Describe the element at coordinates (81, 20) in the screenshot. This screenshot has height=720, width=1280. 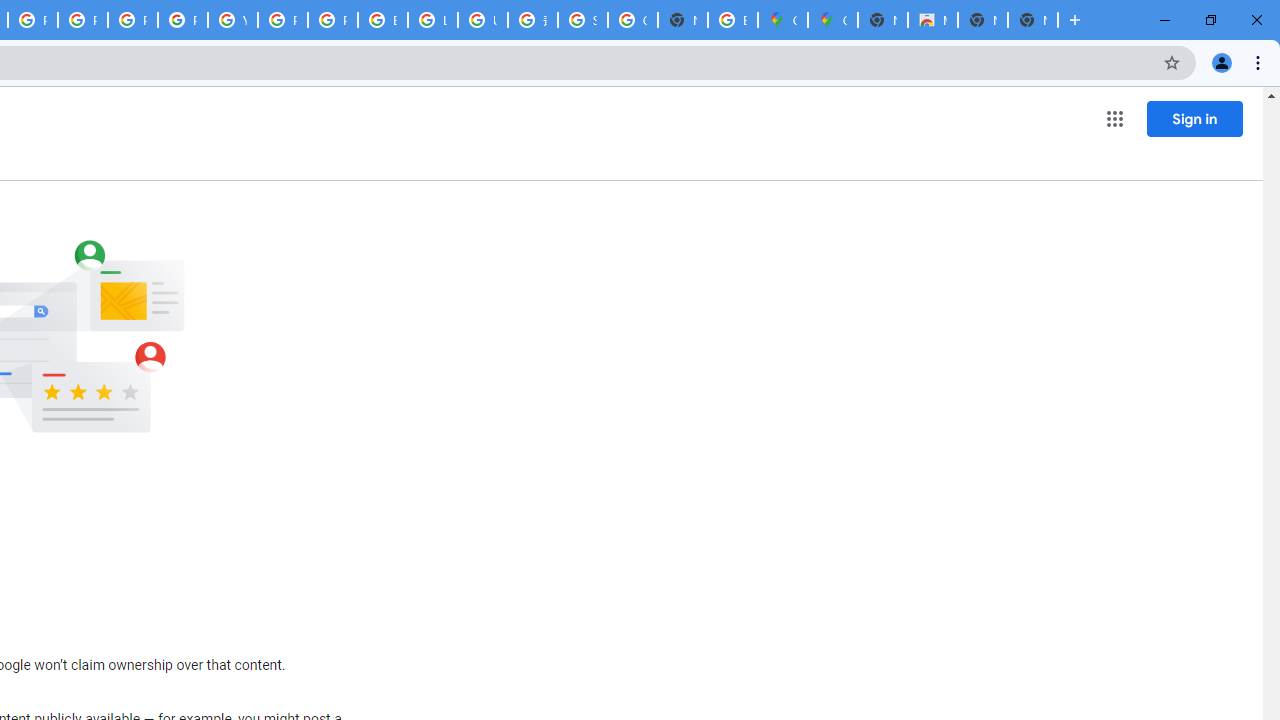
I see `'Privacy Help Center - Policies Help'` at that location.